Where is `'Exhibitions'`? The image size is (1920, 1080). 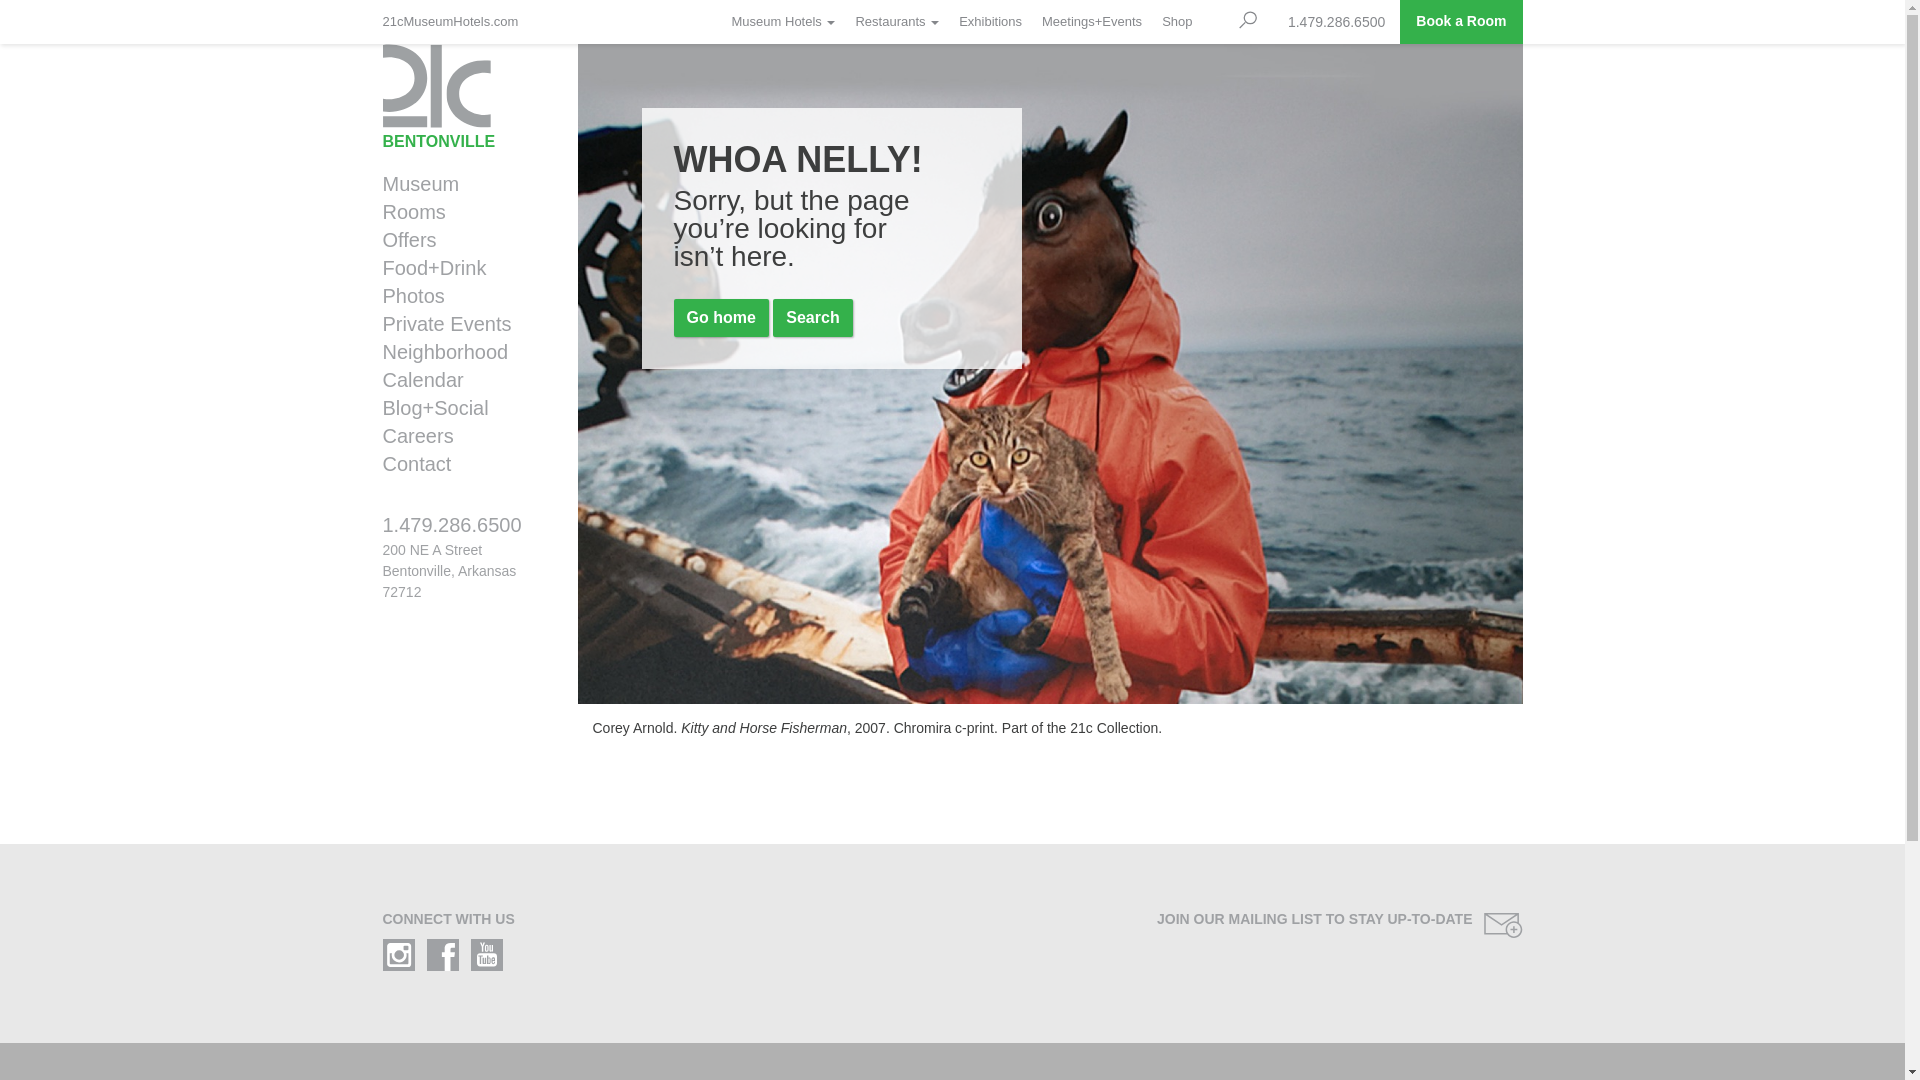 'Exhibitions' is located at coordinates (990, 22).